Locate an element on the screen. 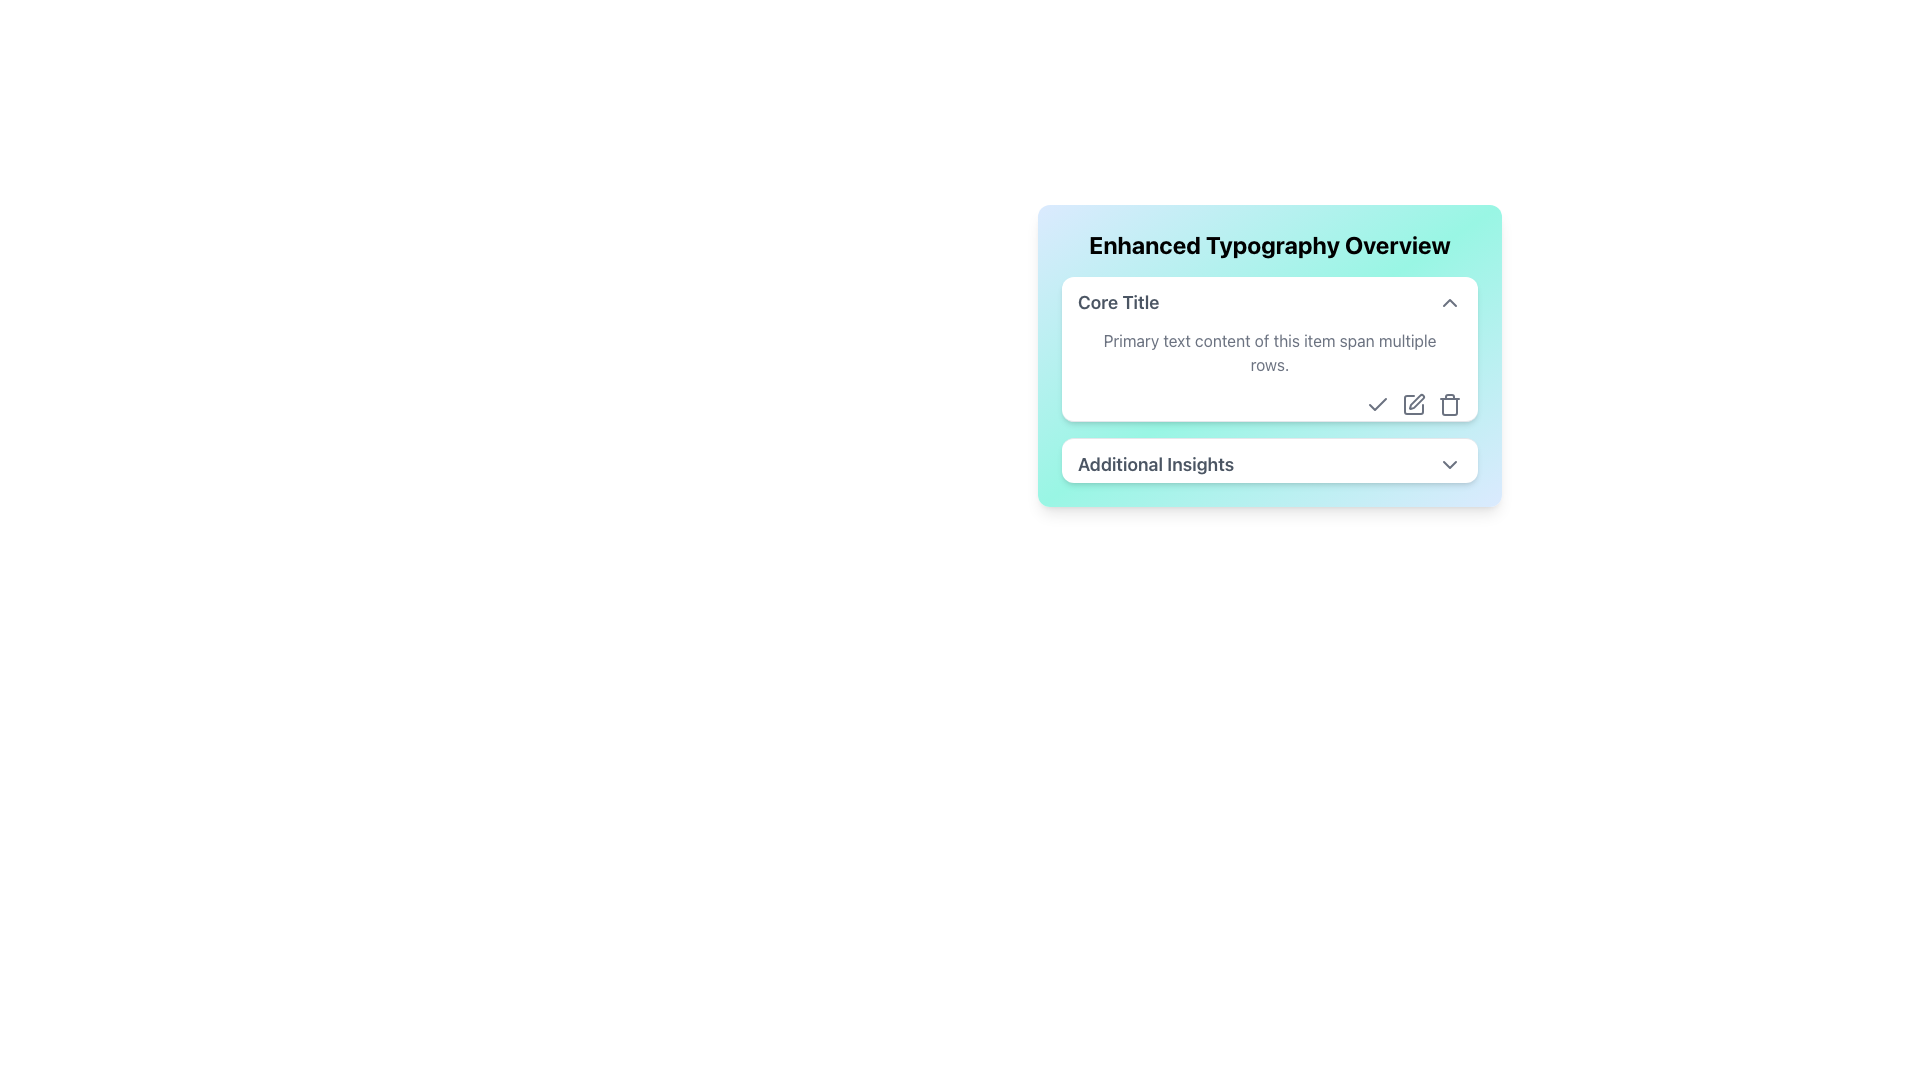 This screenshot has width=1920, height=1080. the Text Block element containing the string 'Primary text content of this item span multiple rows.' which is located under the heading 'Core Title' in the card layout is located at coordinates (1269, 373).